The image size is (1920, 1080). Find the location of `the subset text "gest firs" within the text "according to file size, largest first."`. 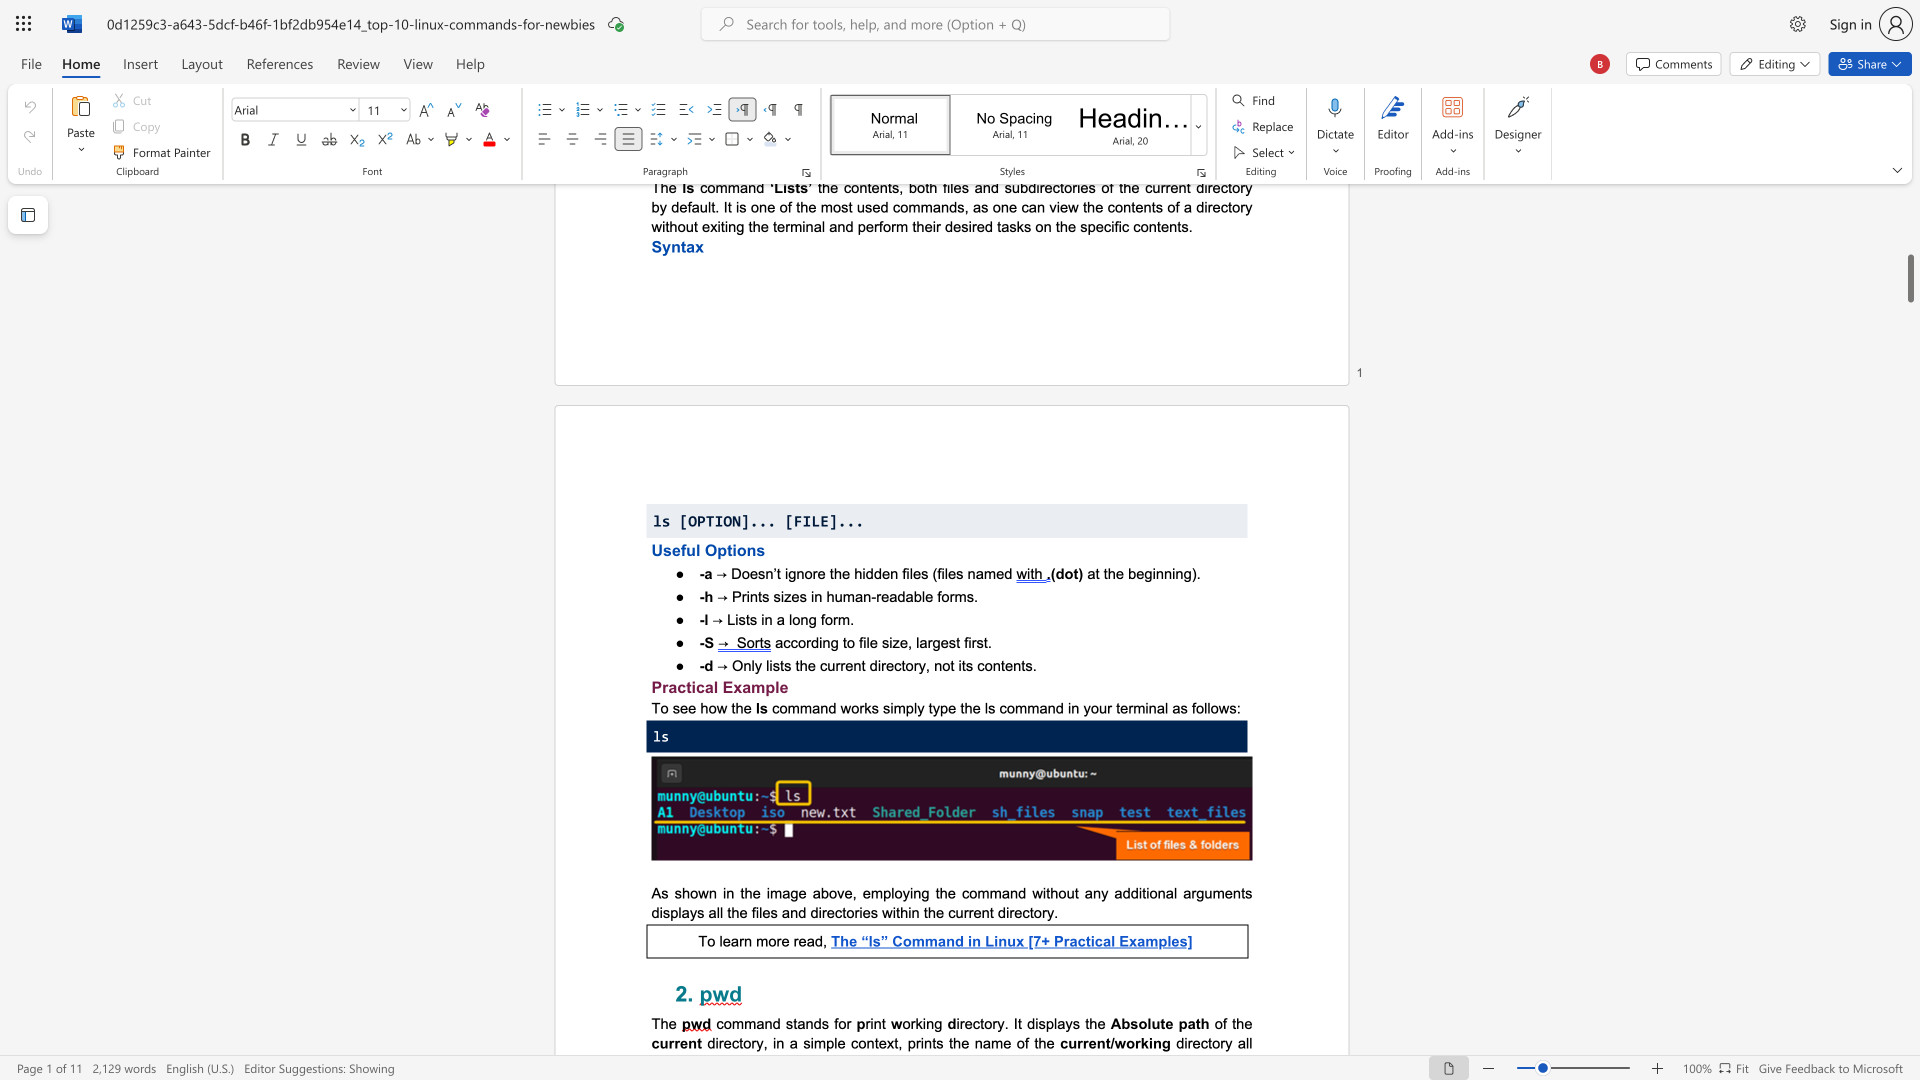

the subset text "gest firs" within the text "according to file size, largest first." is located at coordinates (931, 642).